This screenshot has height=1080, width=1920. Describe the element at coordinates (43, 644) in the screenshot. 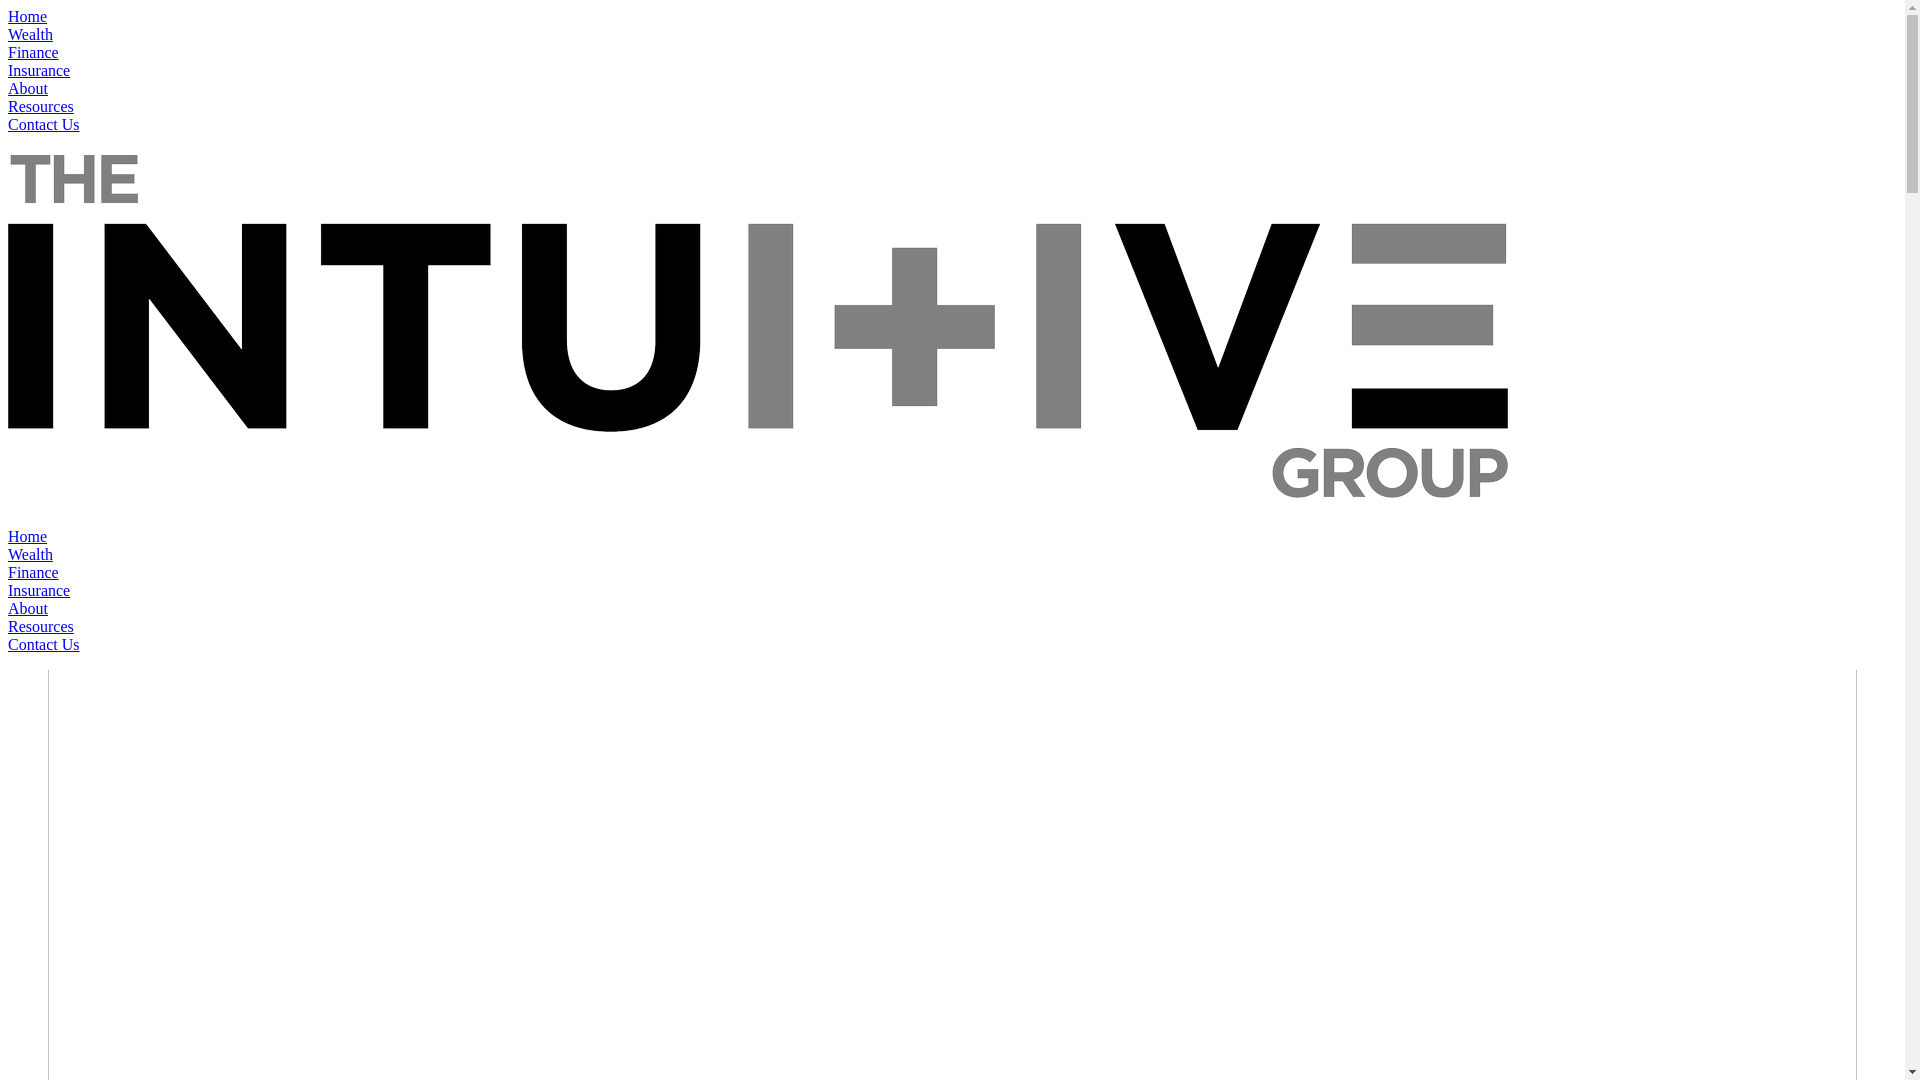

I see `'Contact Us'` at that location.